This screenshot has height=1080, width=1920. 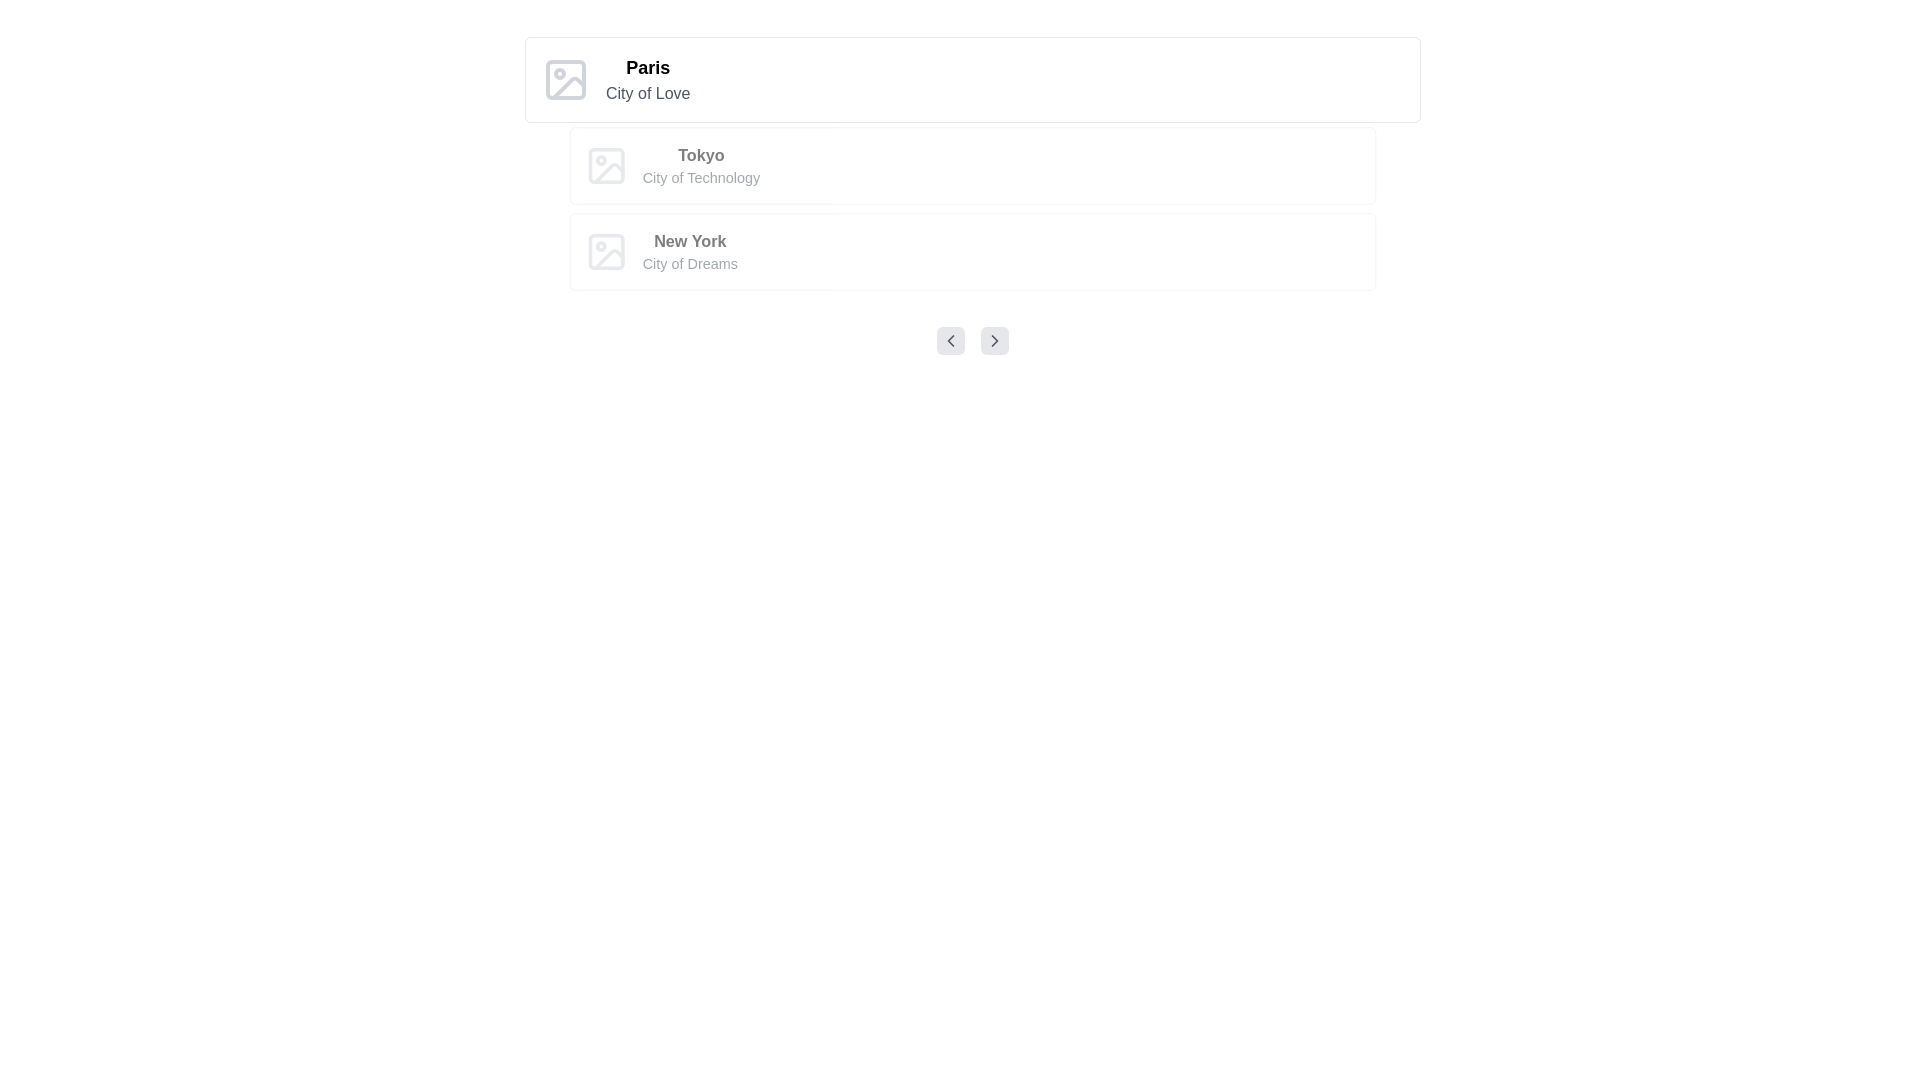 I want to click on the text label displaying 'Paris' with the subtitle 'City of Love', located in the first item of the city descriptions list, so click(x=648, y=79).